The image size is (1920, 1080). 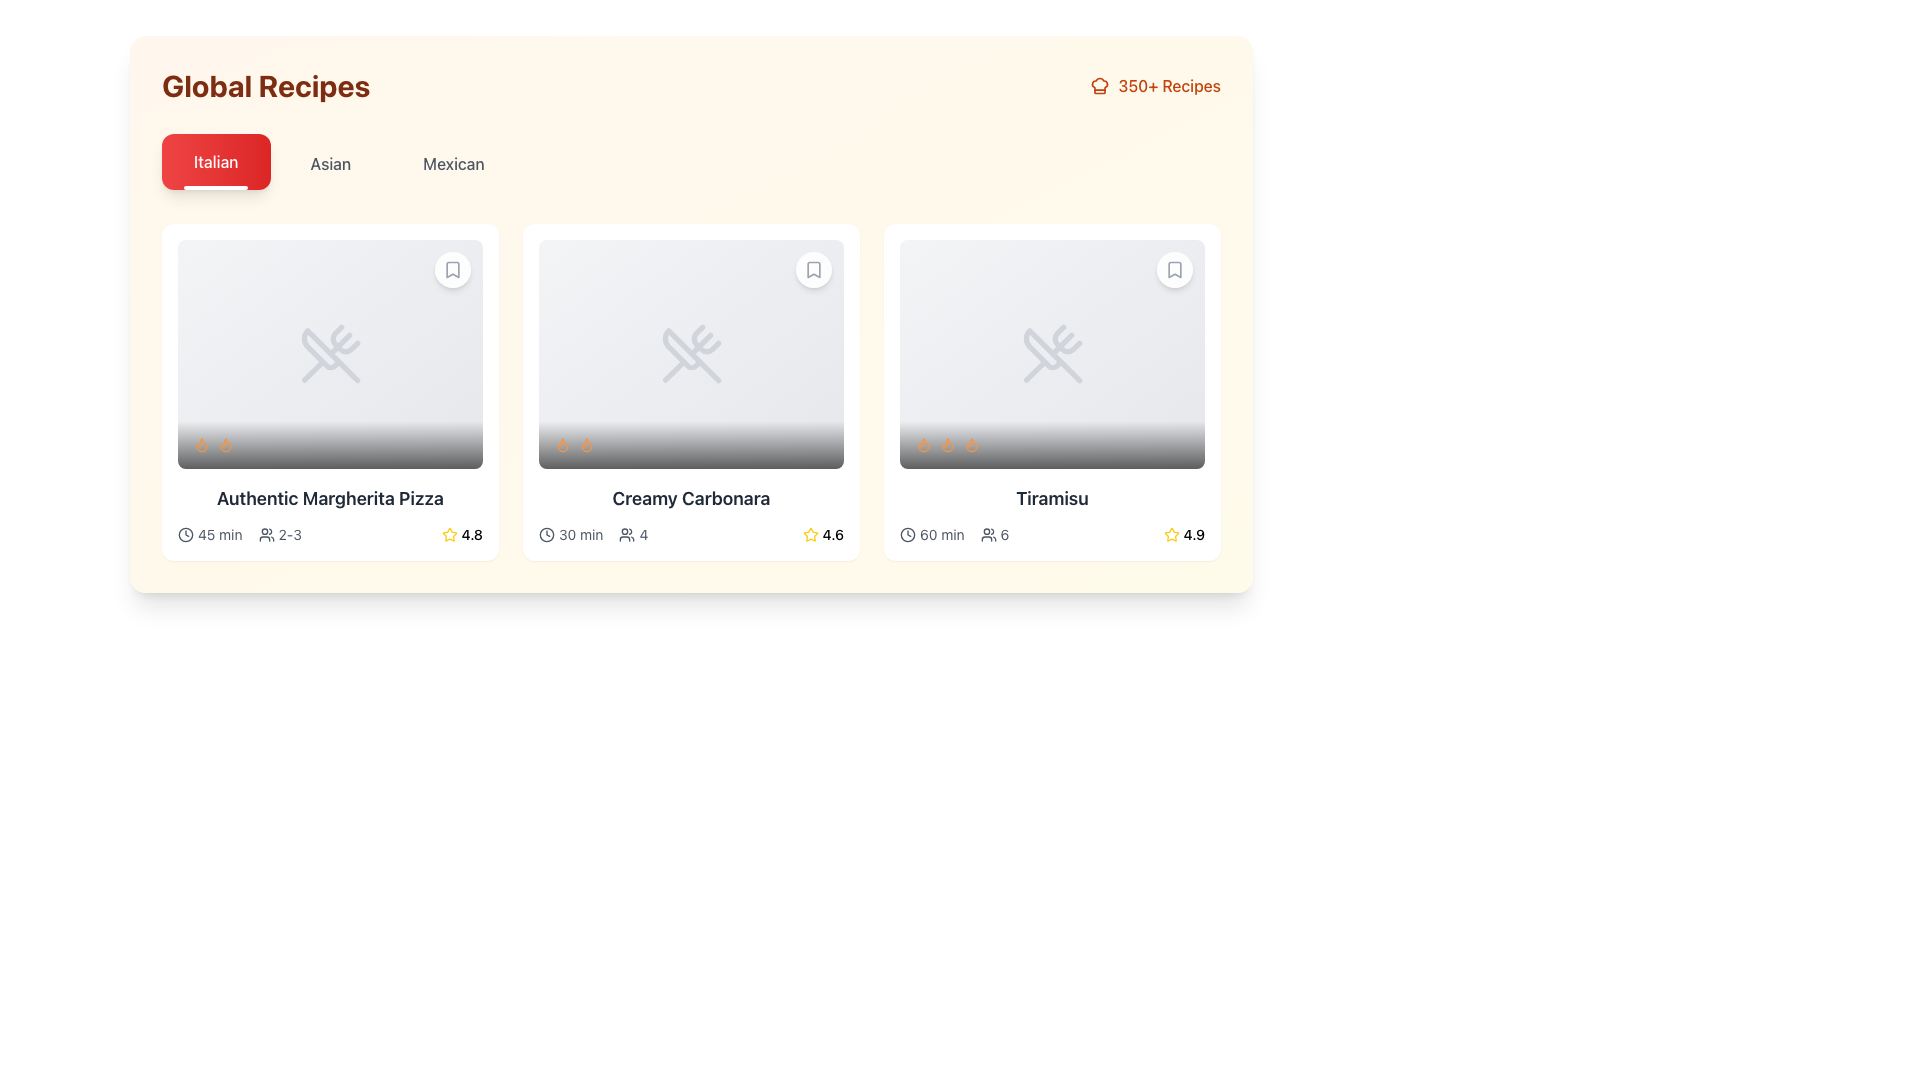 What do you see at coordinates (201, 442) in the screenshot?
I see `the orange flame icon located below the 'Authentic Margherita Pizza' card in the Italian recipes section` at bounding box center [201, 442].